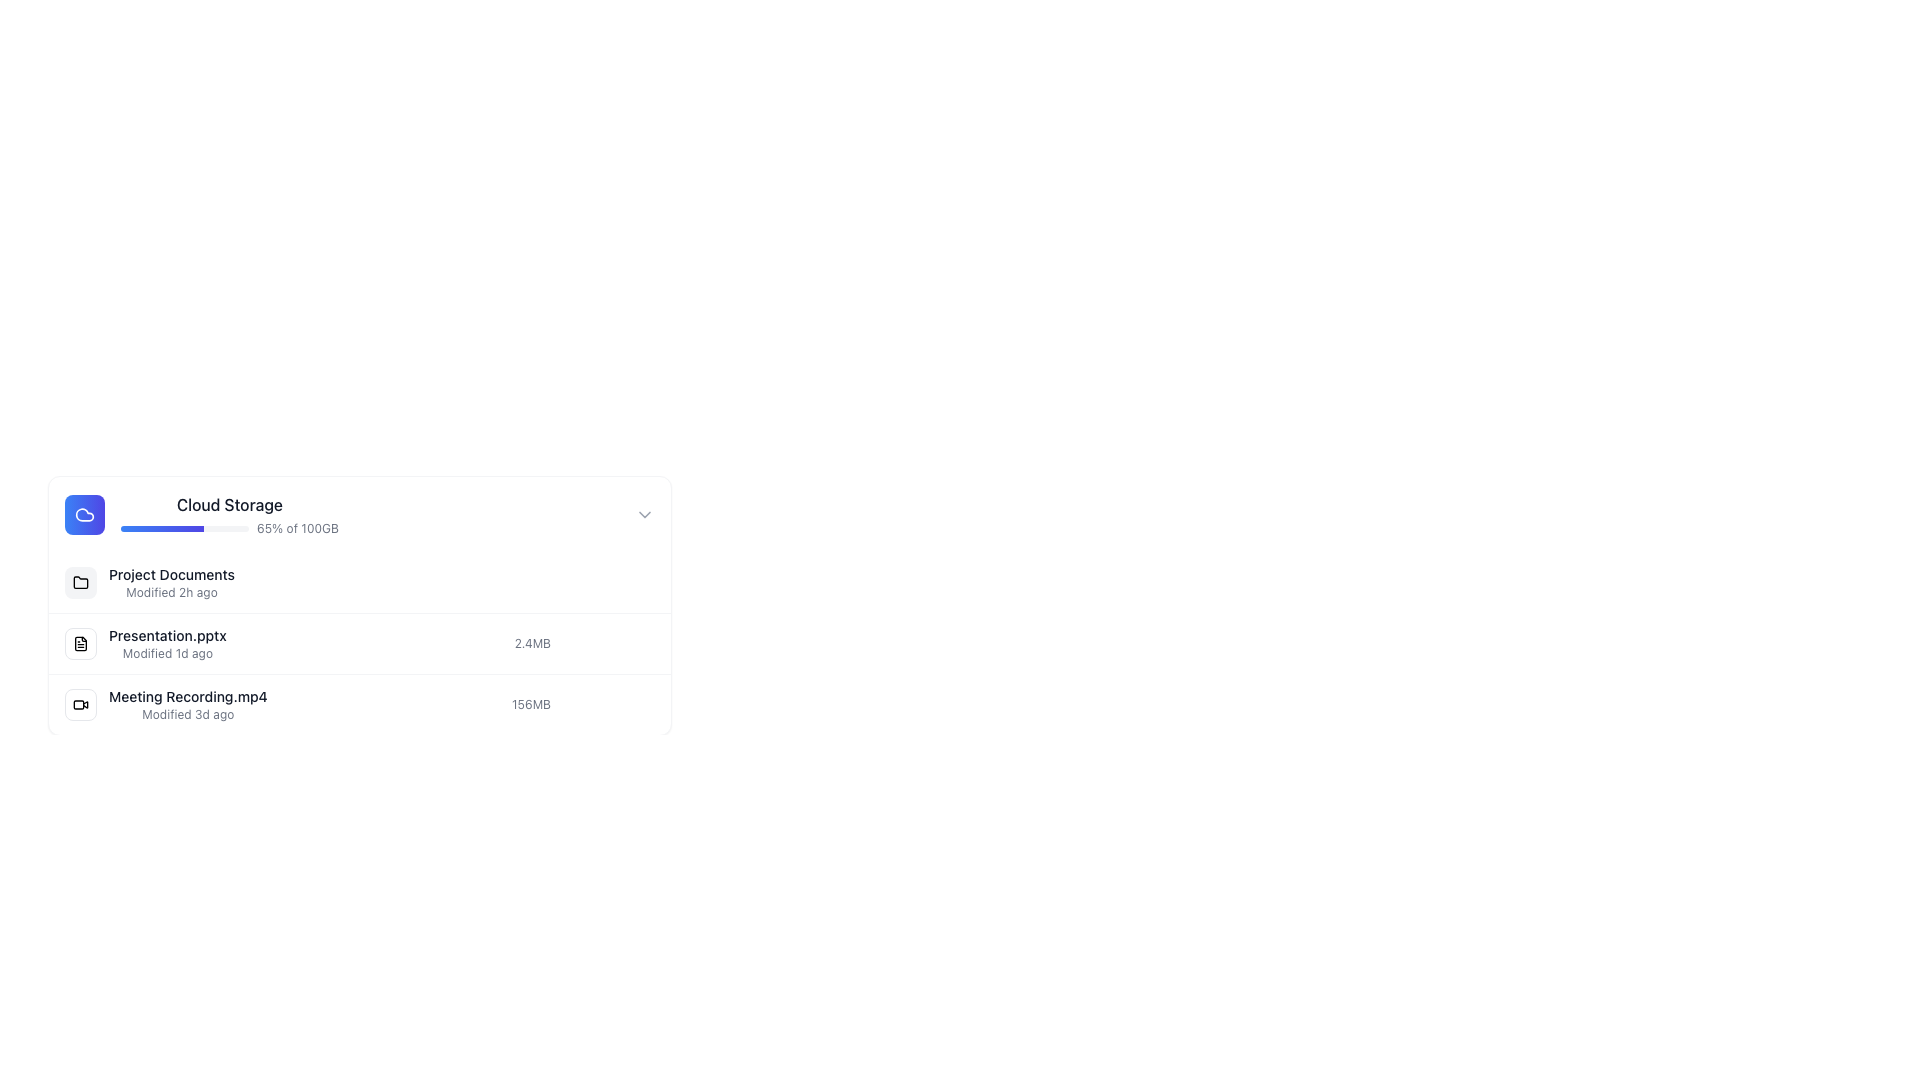  I want to click on the document icon representing 'Presentation.pptx', so click(80, 644).